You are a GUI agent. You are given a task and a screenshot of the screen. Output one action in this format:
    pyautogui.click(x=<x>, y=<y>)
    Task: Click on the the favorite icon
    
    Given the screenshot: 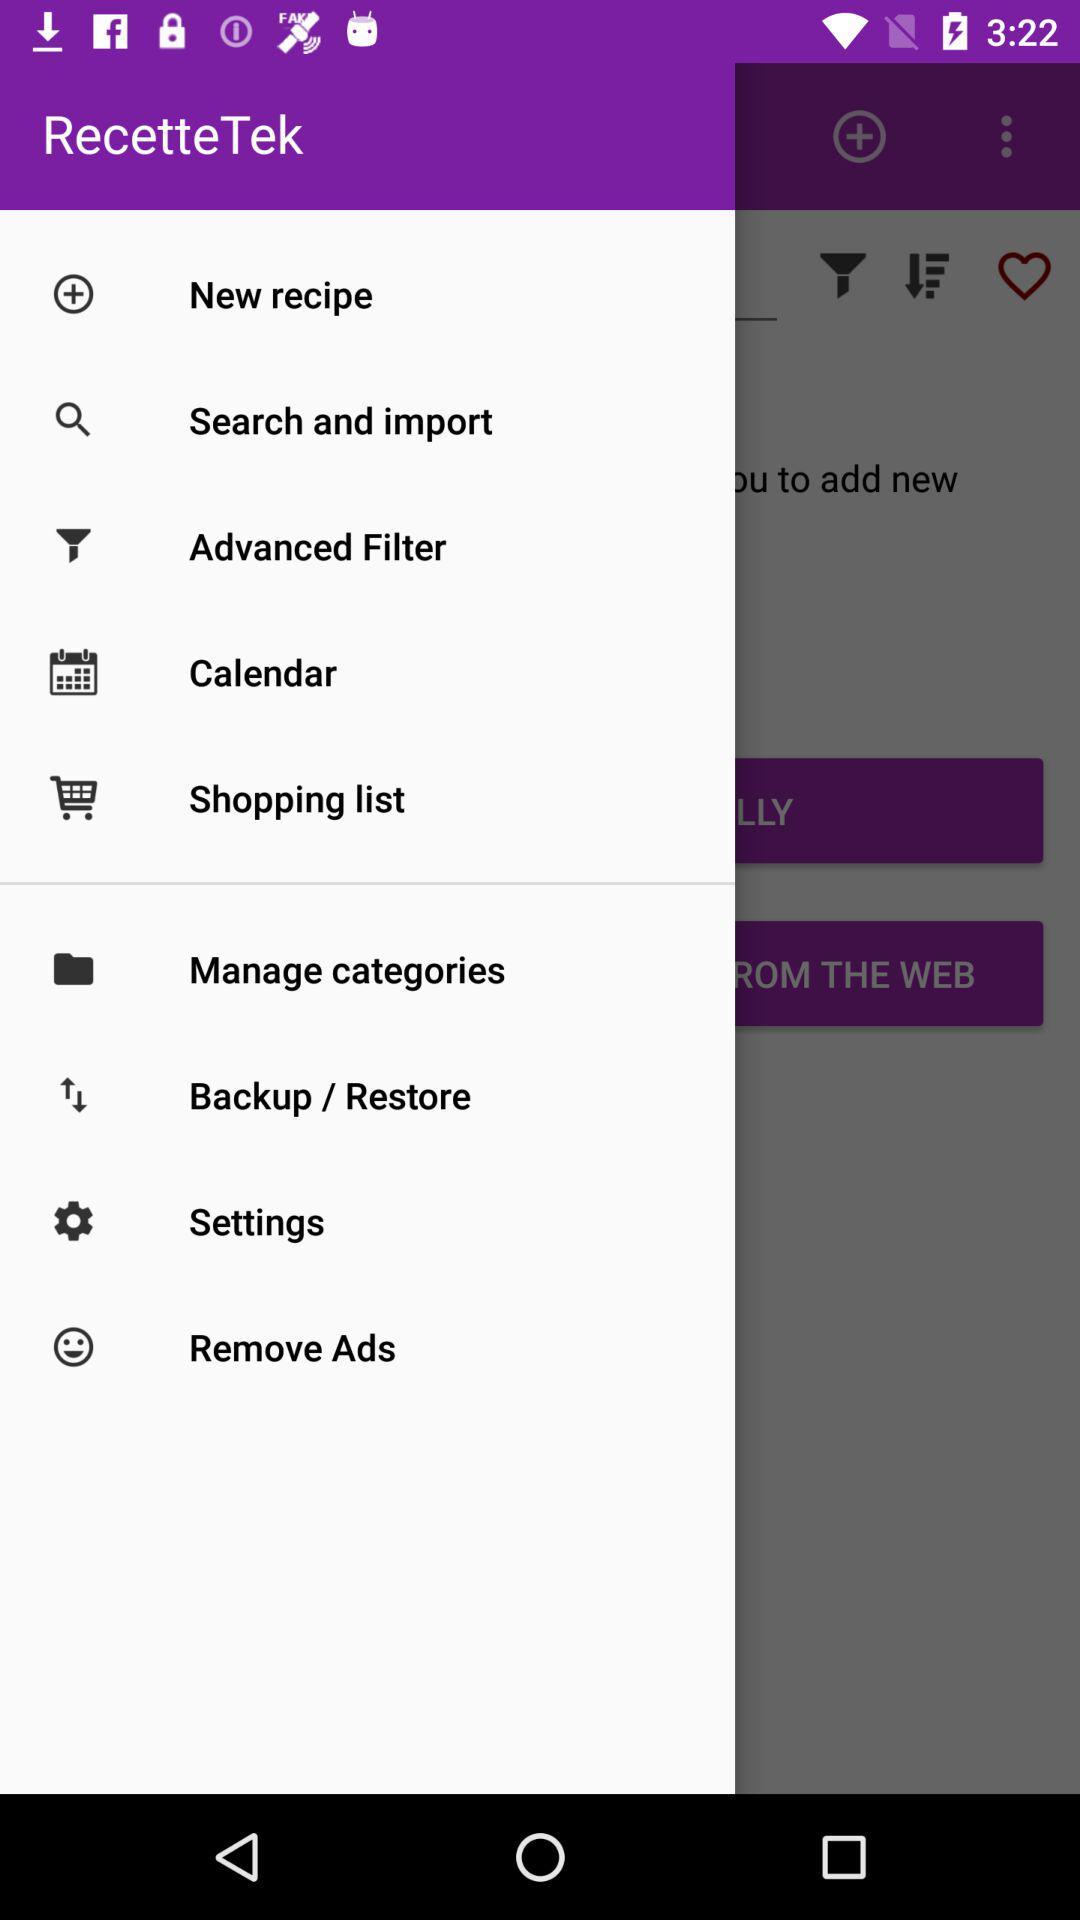 What is the action you would take?
    pyautogui.click(x=1024, y=274)
    